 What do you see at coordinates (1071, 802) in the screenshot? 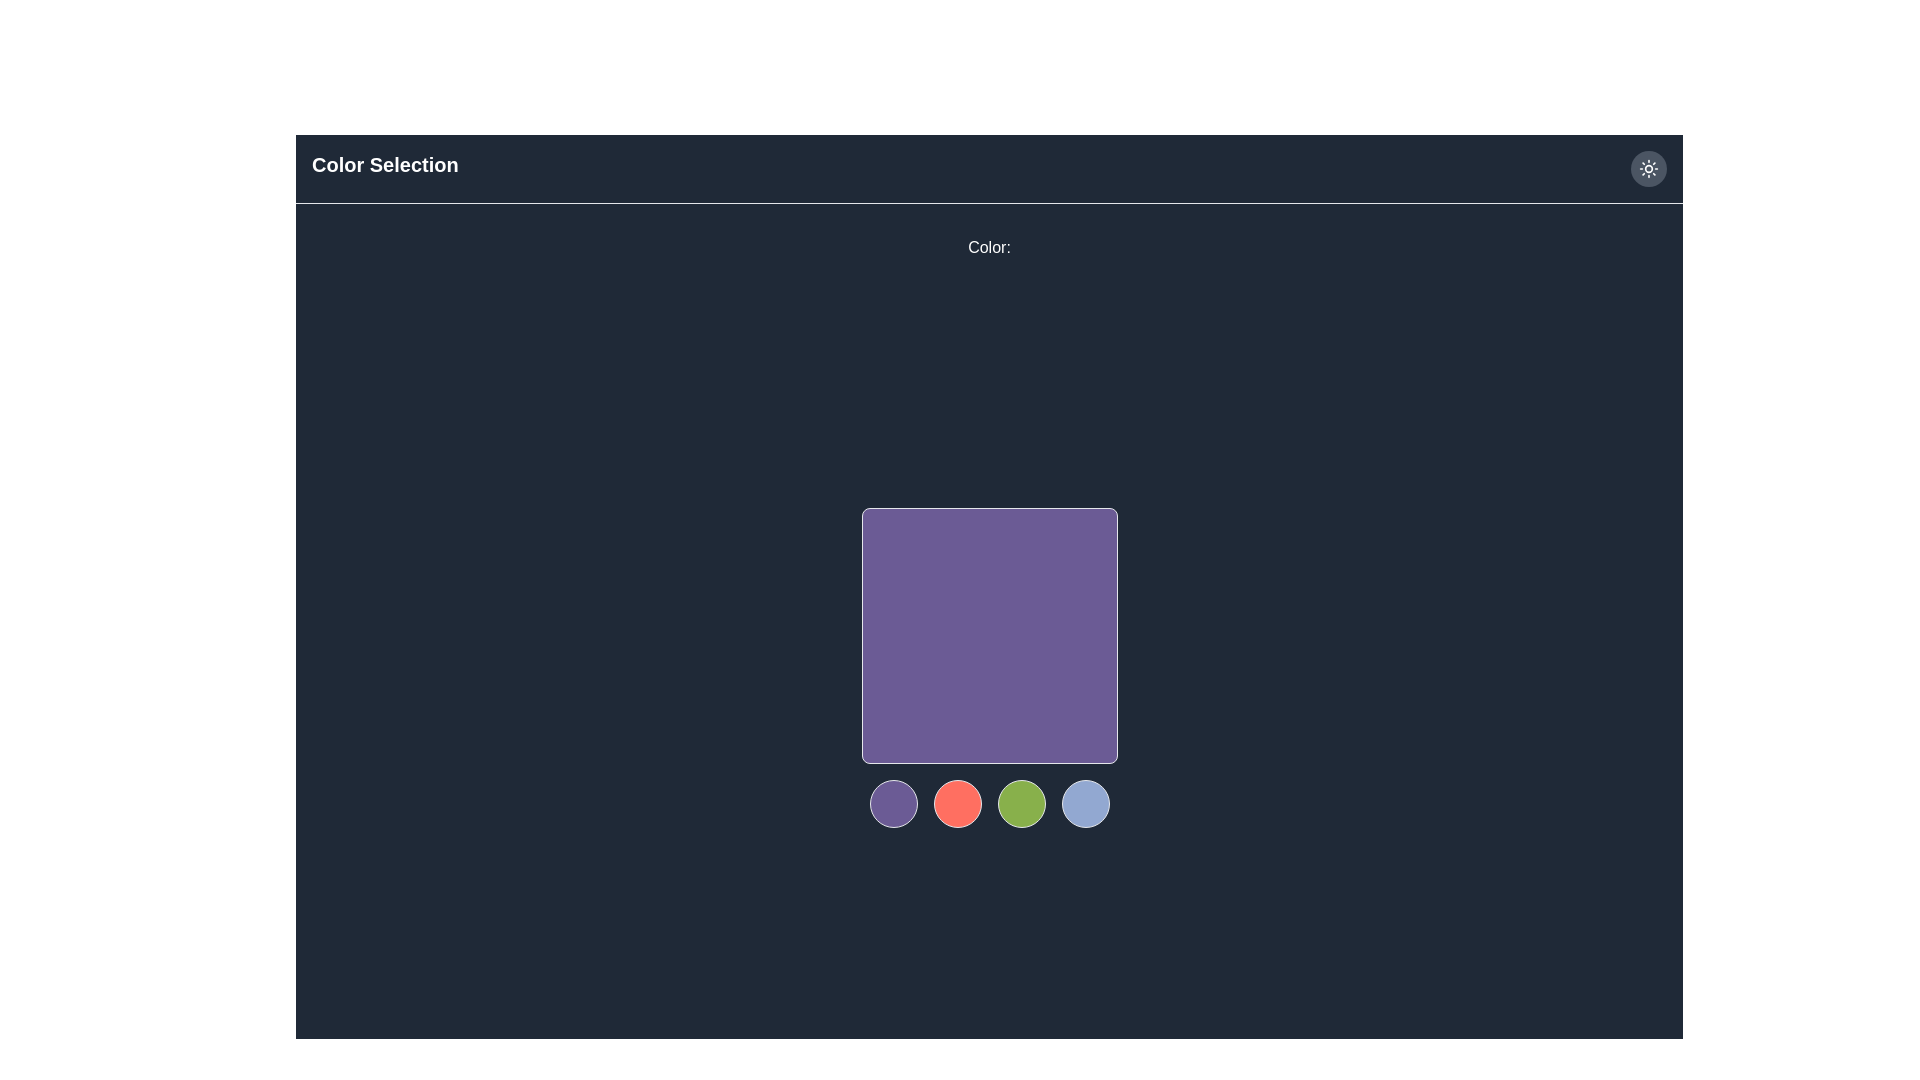
I see `the small circular SVG graphic element located within the rightmost circular button, which is styled with a transparent background and thin border, positioned beneath the central purple square` at bounding box center [1071, 802].